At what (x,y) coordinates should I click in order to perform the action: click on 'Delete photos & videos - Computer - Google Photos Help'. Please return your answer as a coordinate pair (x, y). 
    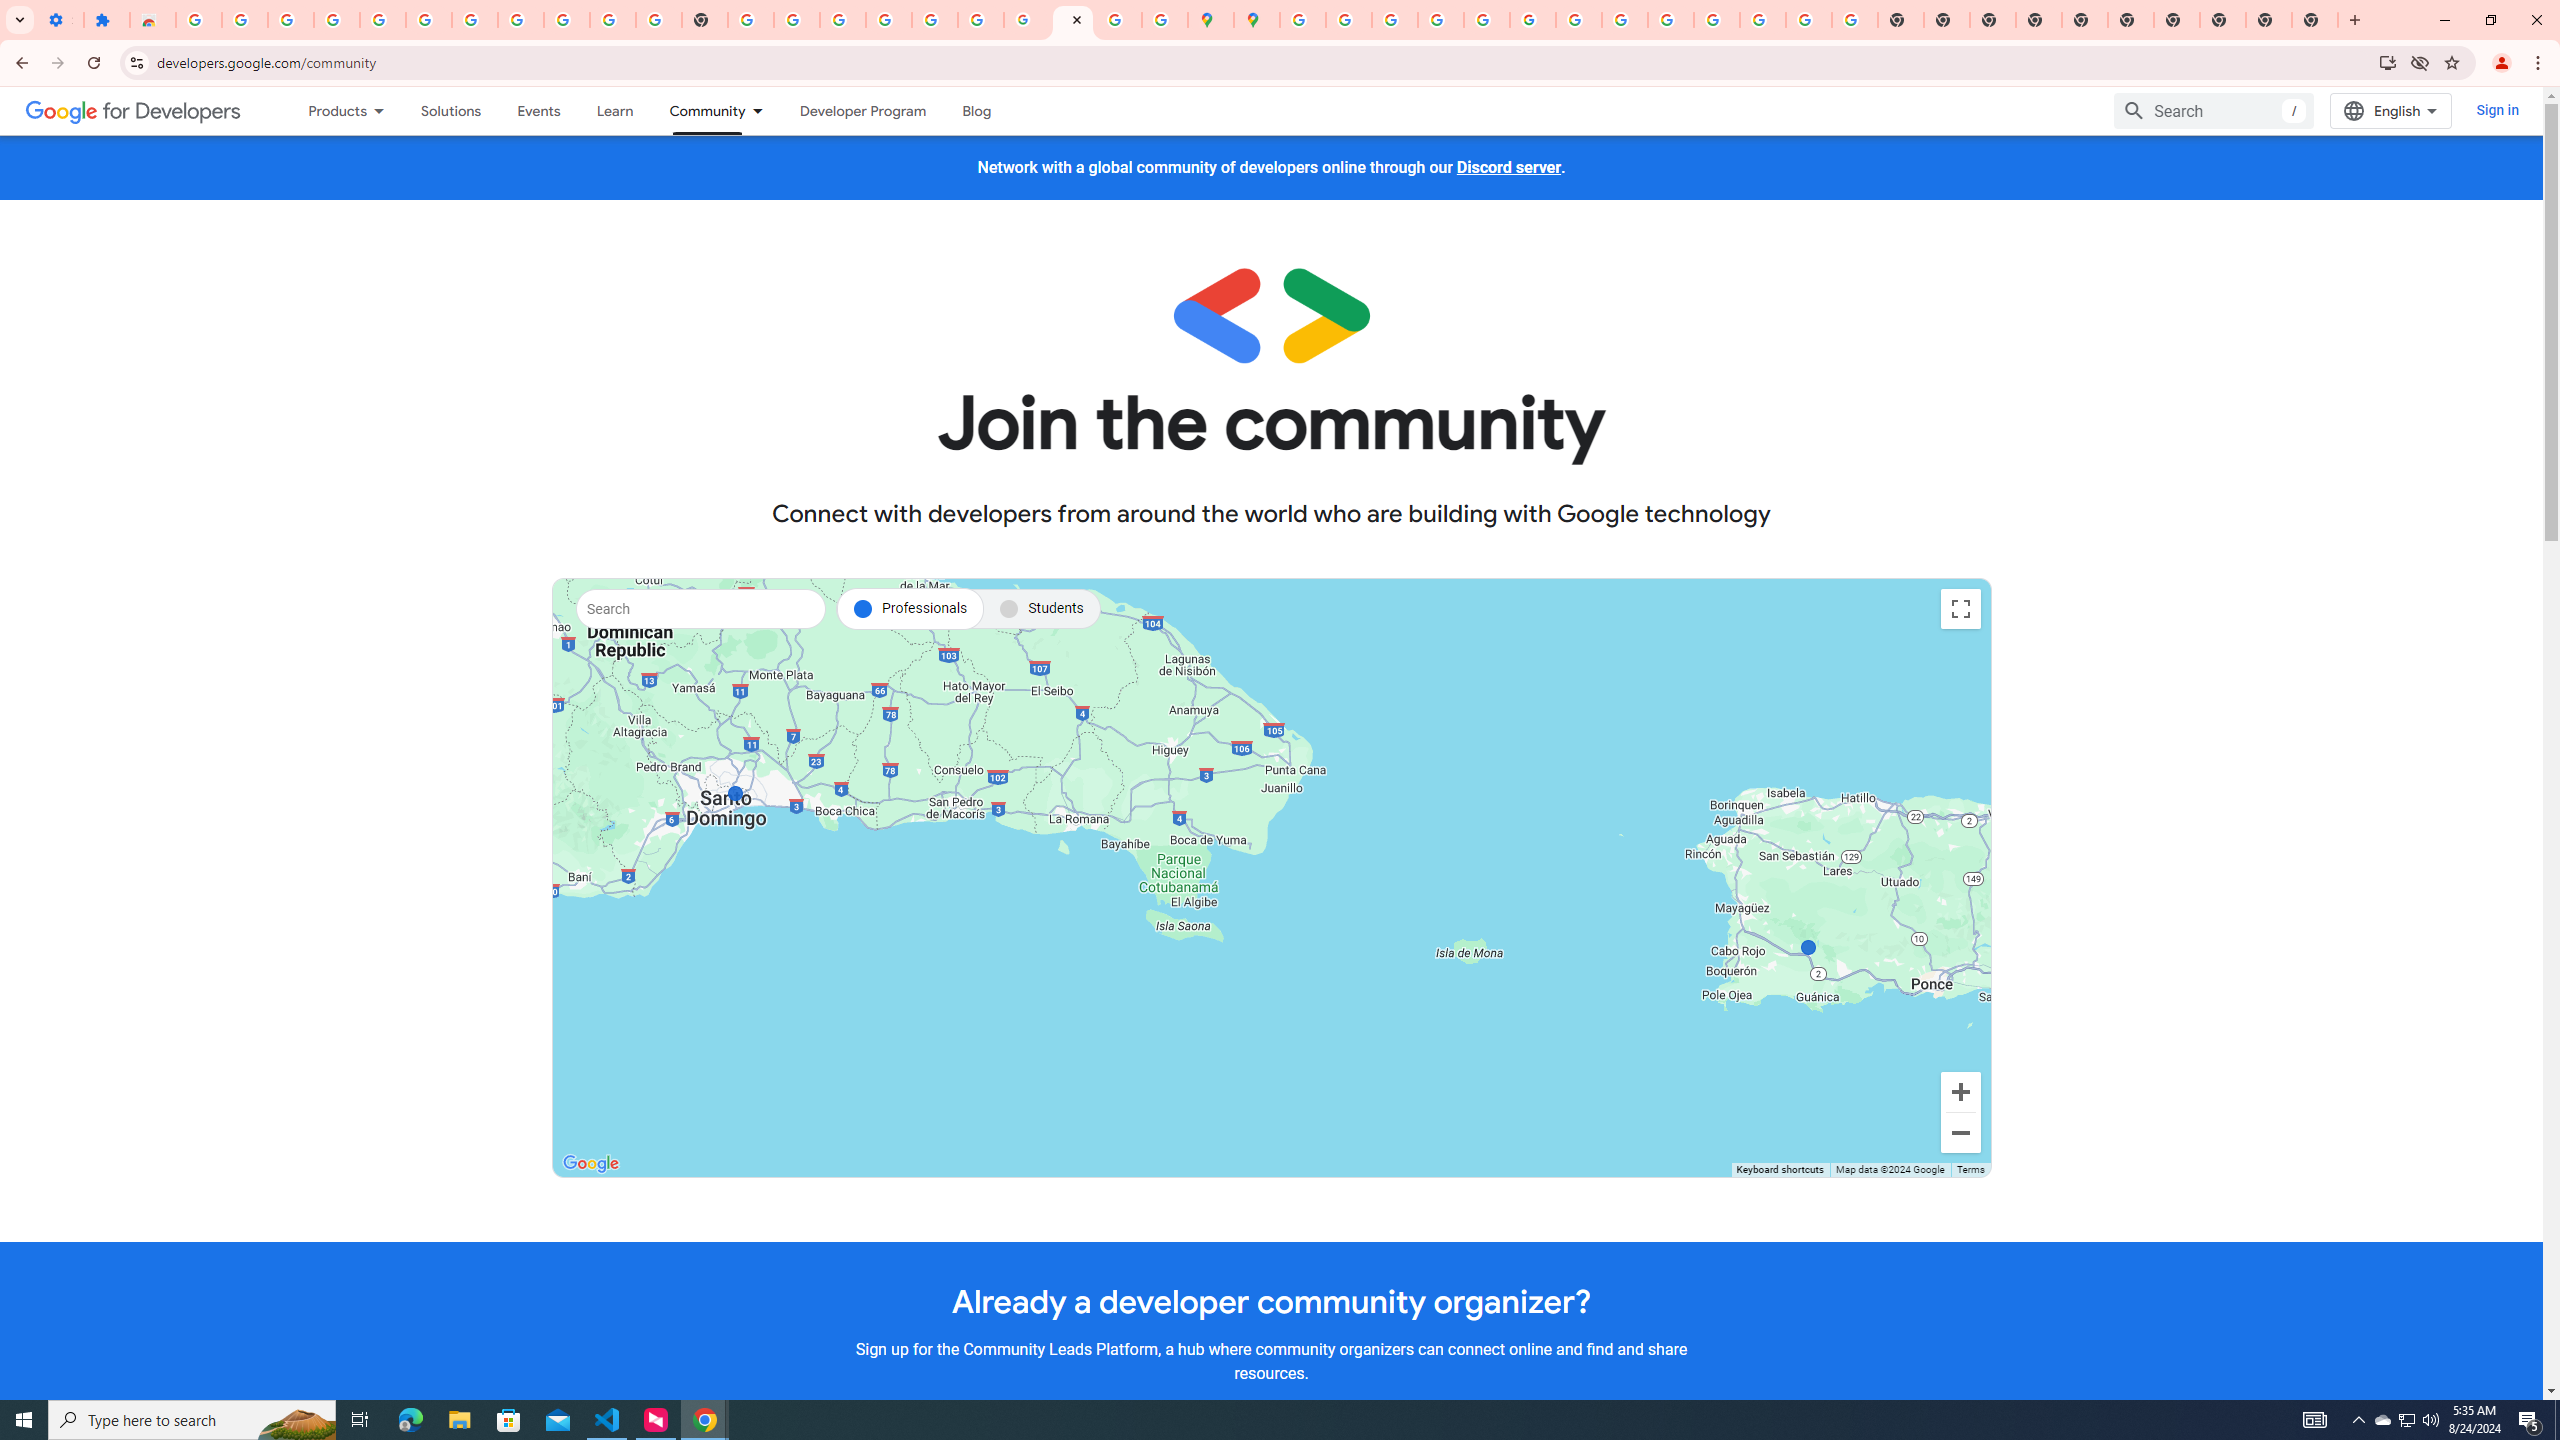
    Looking at the image, I should click on (335, 19).